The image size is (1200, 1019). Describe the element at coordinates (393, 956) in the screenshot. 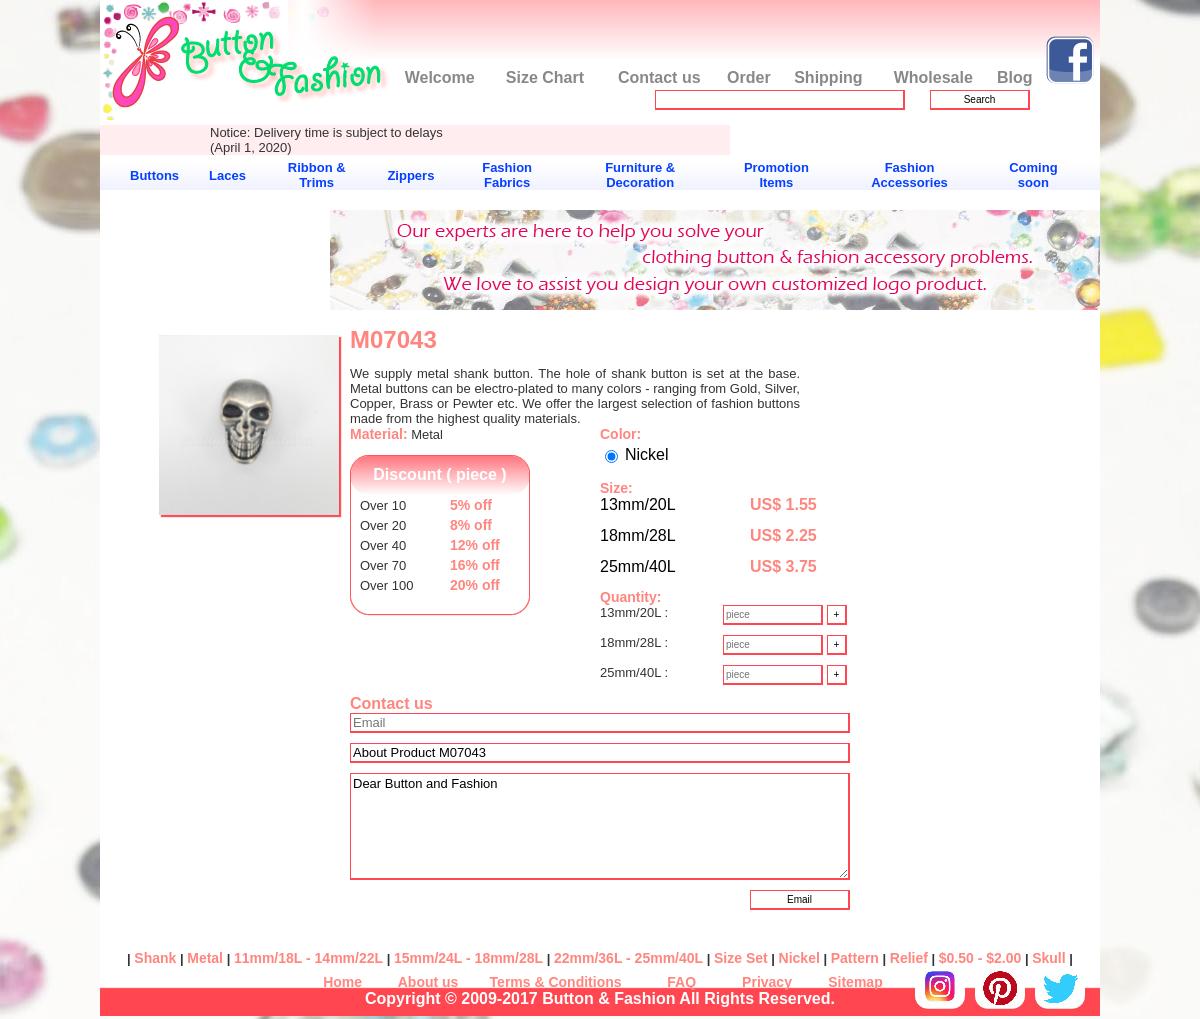

I see `'15mm/24L - 18mm/28L'` at that location.